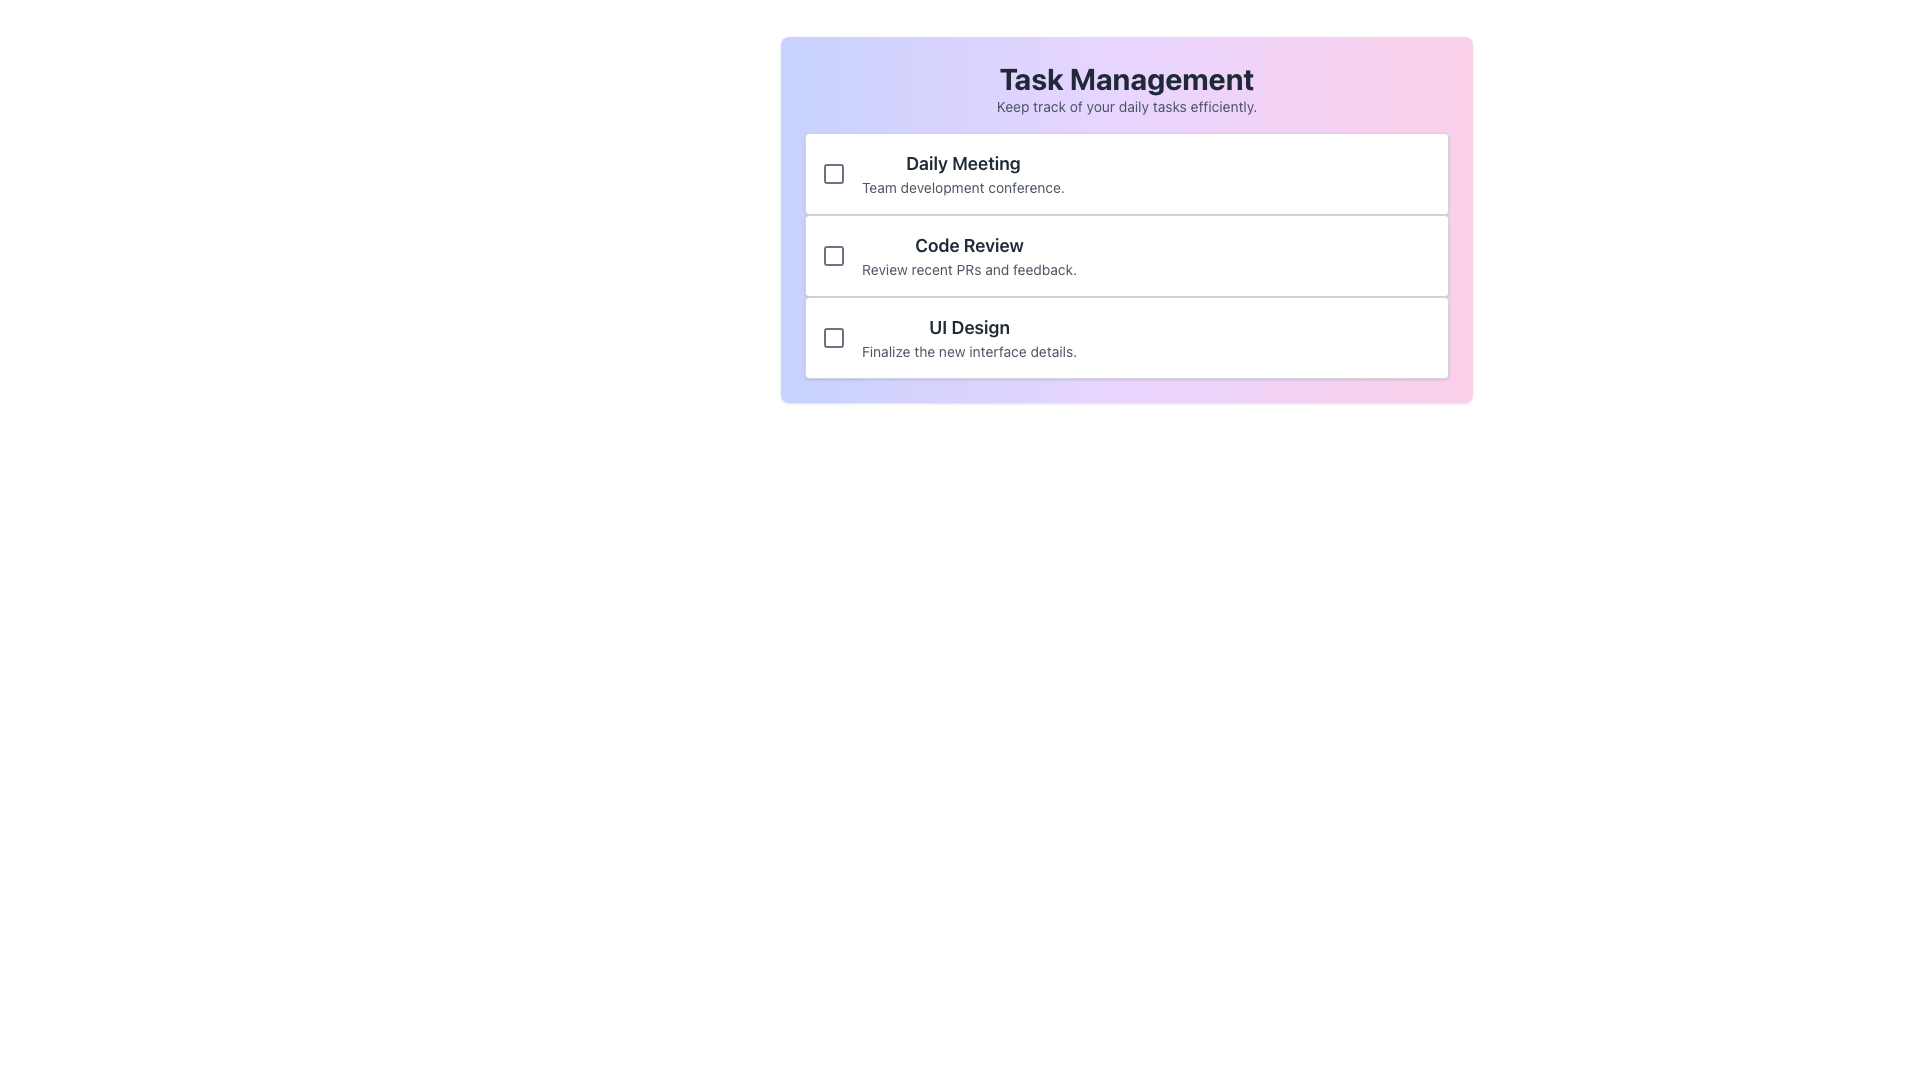  I want to click on the checkbox for the 'Code Review' task, so click(834, 254).